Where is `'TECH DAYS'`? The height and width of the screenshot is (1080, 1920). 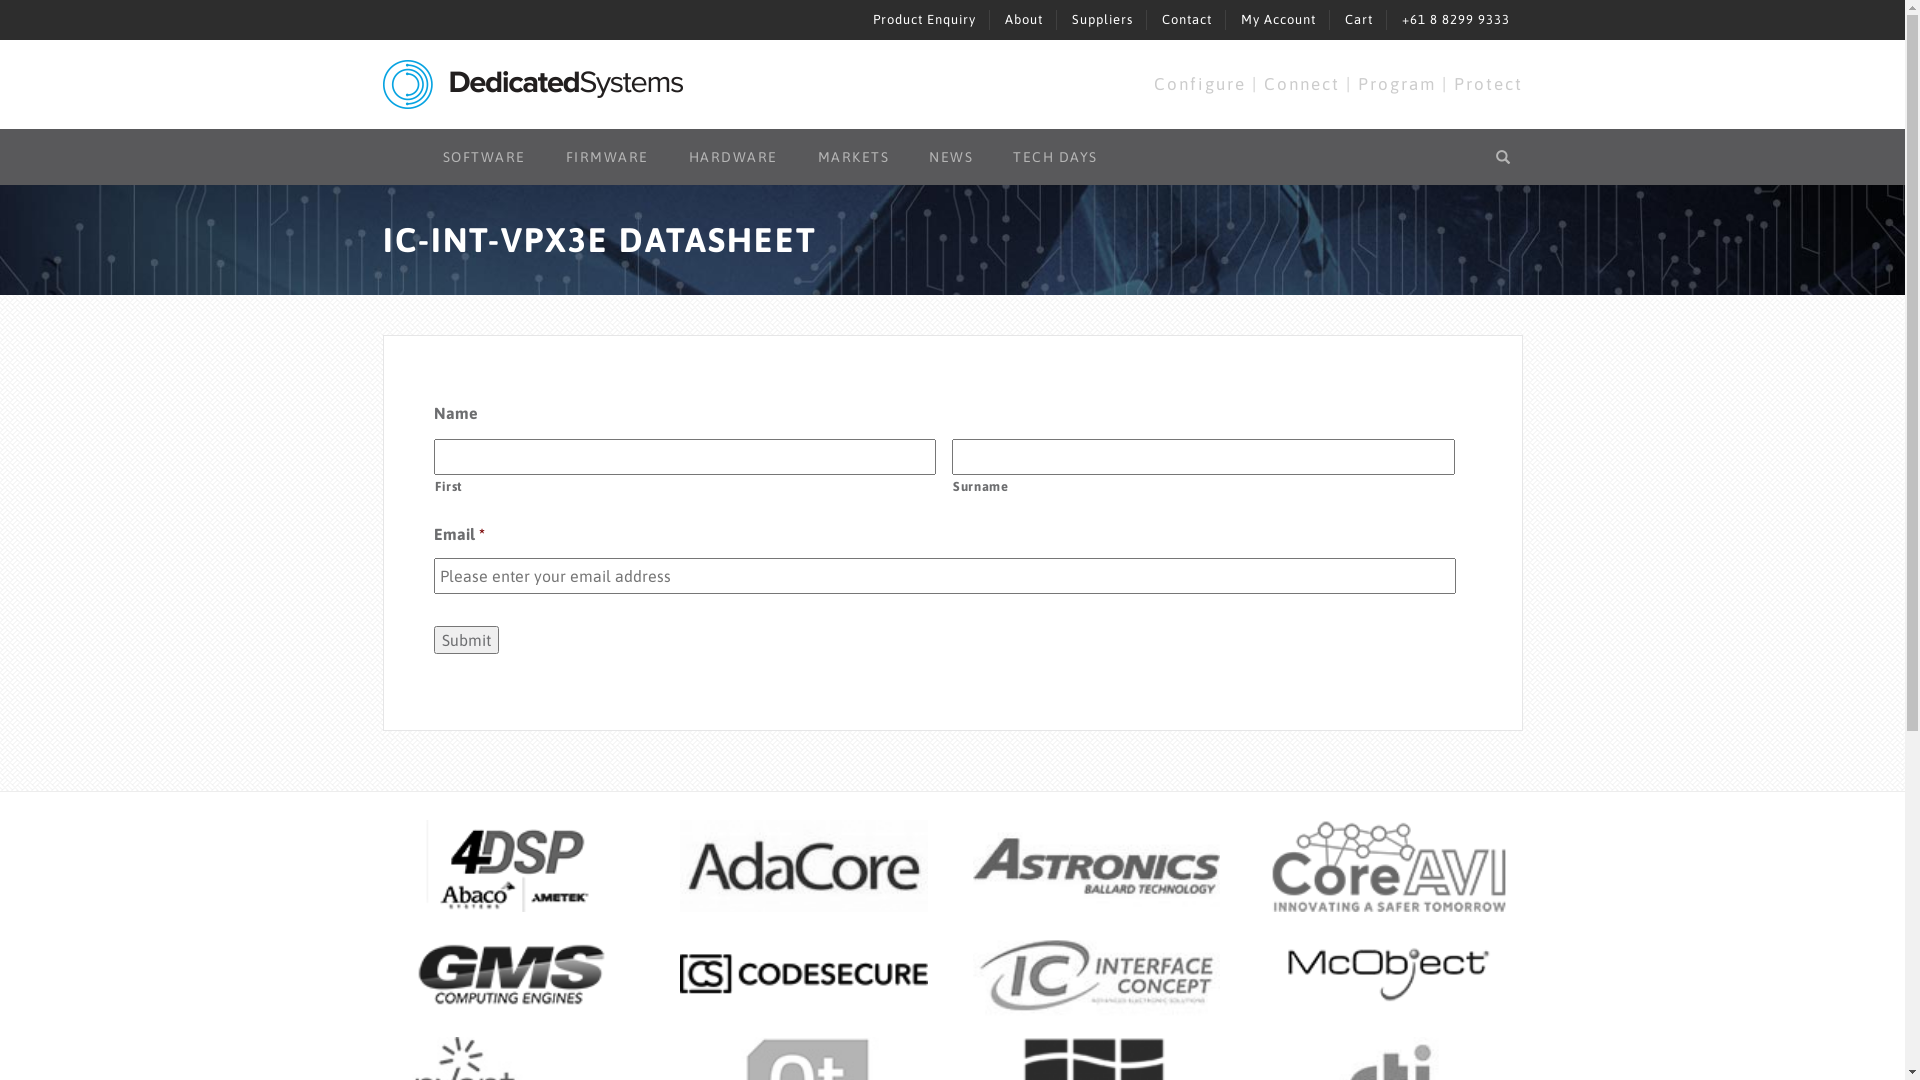
'TECH DAYS' is located at coordinates (1054, 156).